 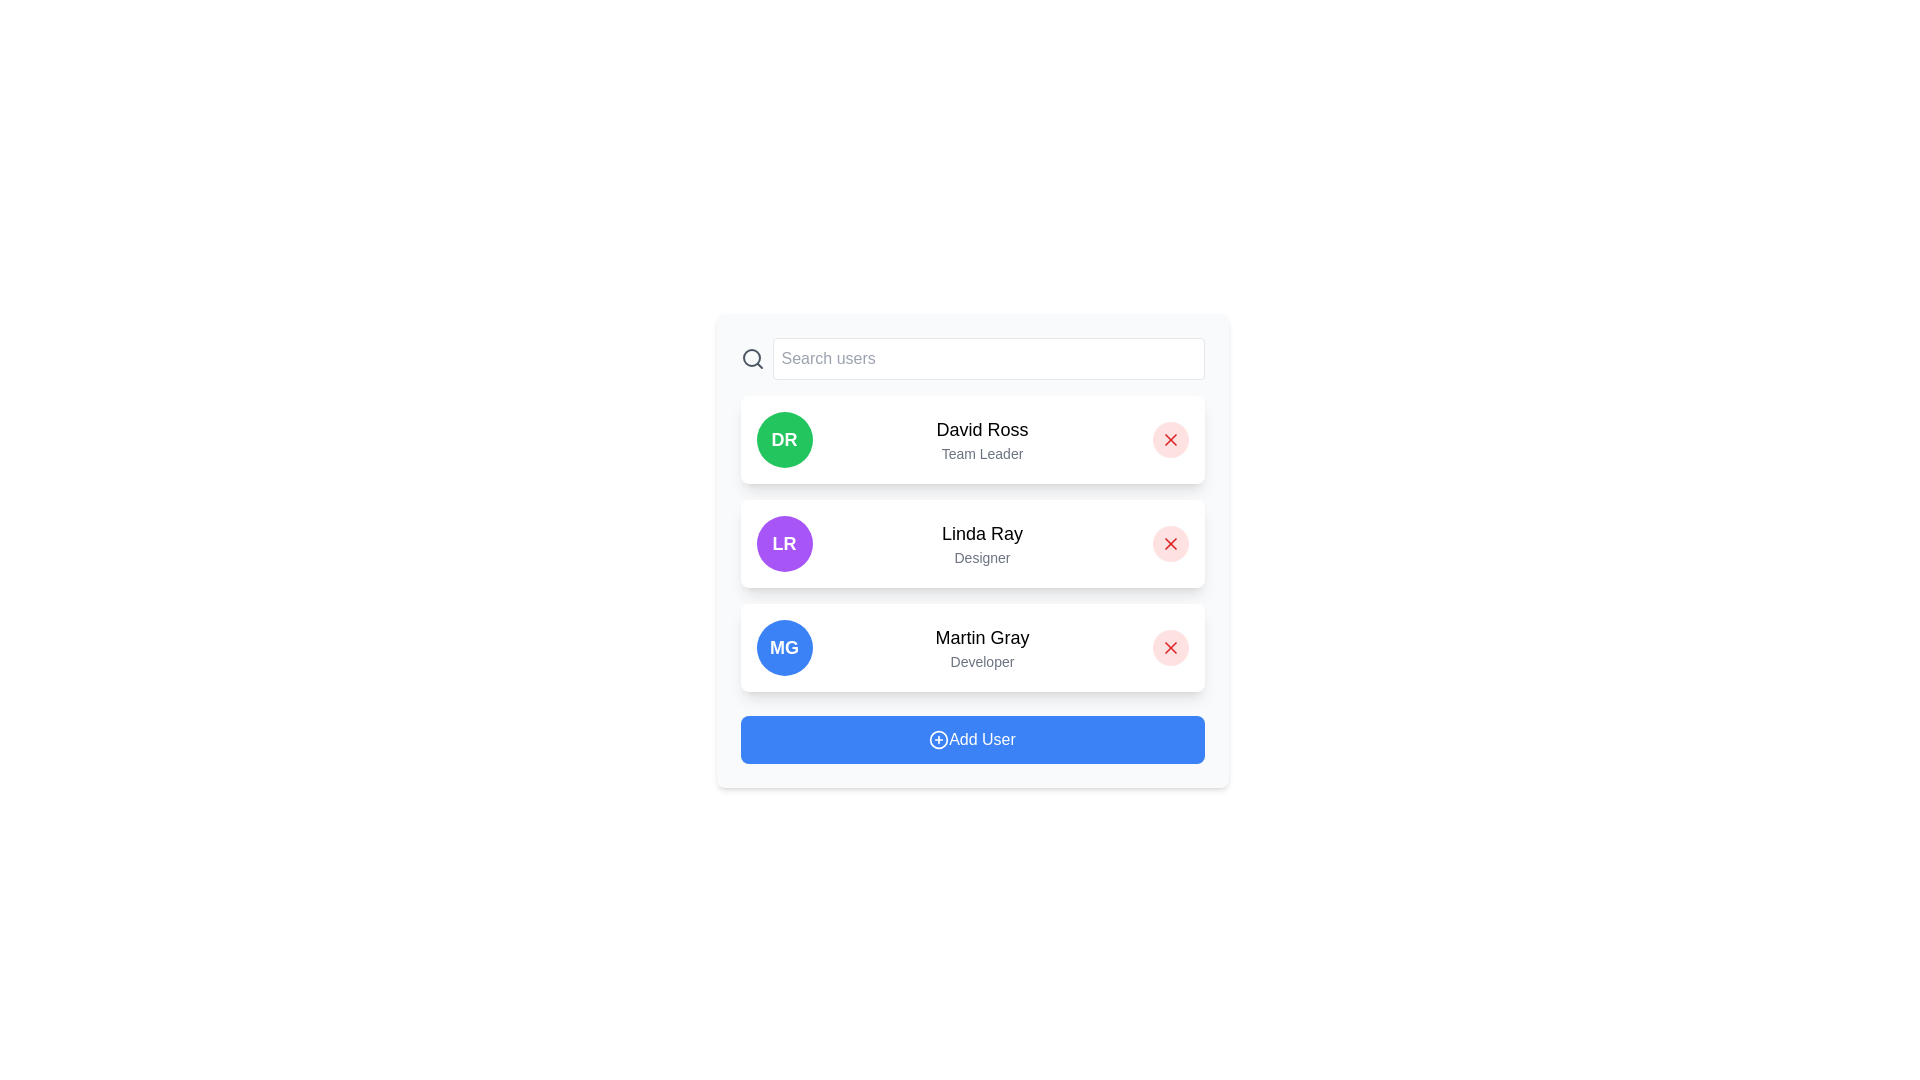 What do you see at coordinates (1170, 543) in the screenshot?
I see `the delete button located to the far right of the second user row labeled 'Linda Ray Designer'` at bounding box center [1170, 543].